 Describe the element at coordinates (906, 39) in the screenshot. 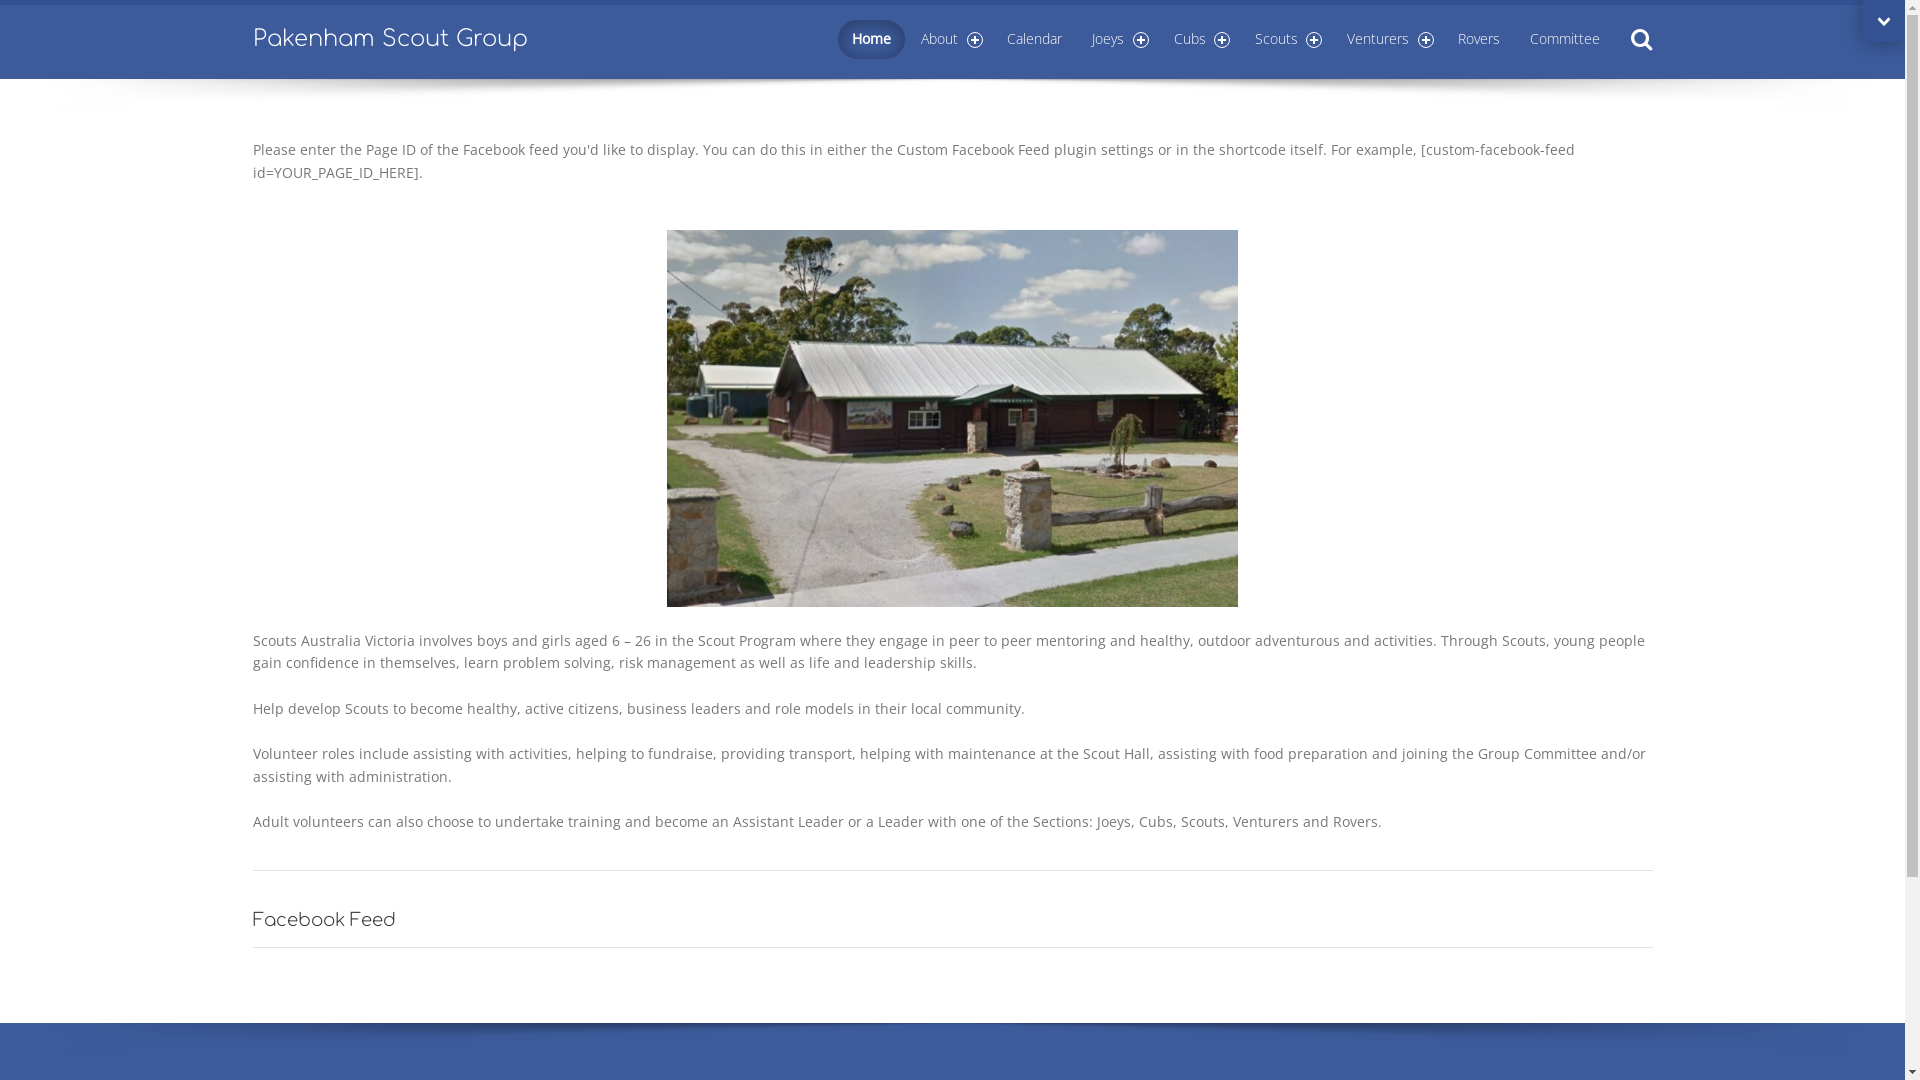

I see `'About'` at that location.